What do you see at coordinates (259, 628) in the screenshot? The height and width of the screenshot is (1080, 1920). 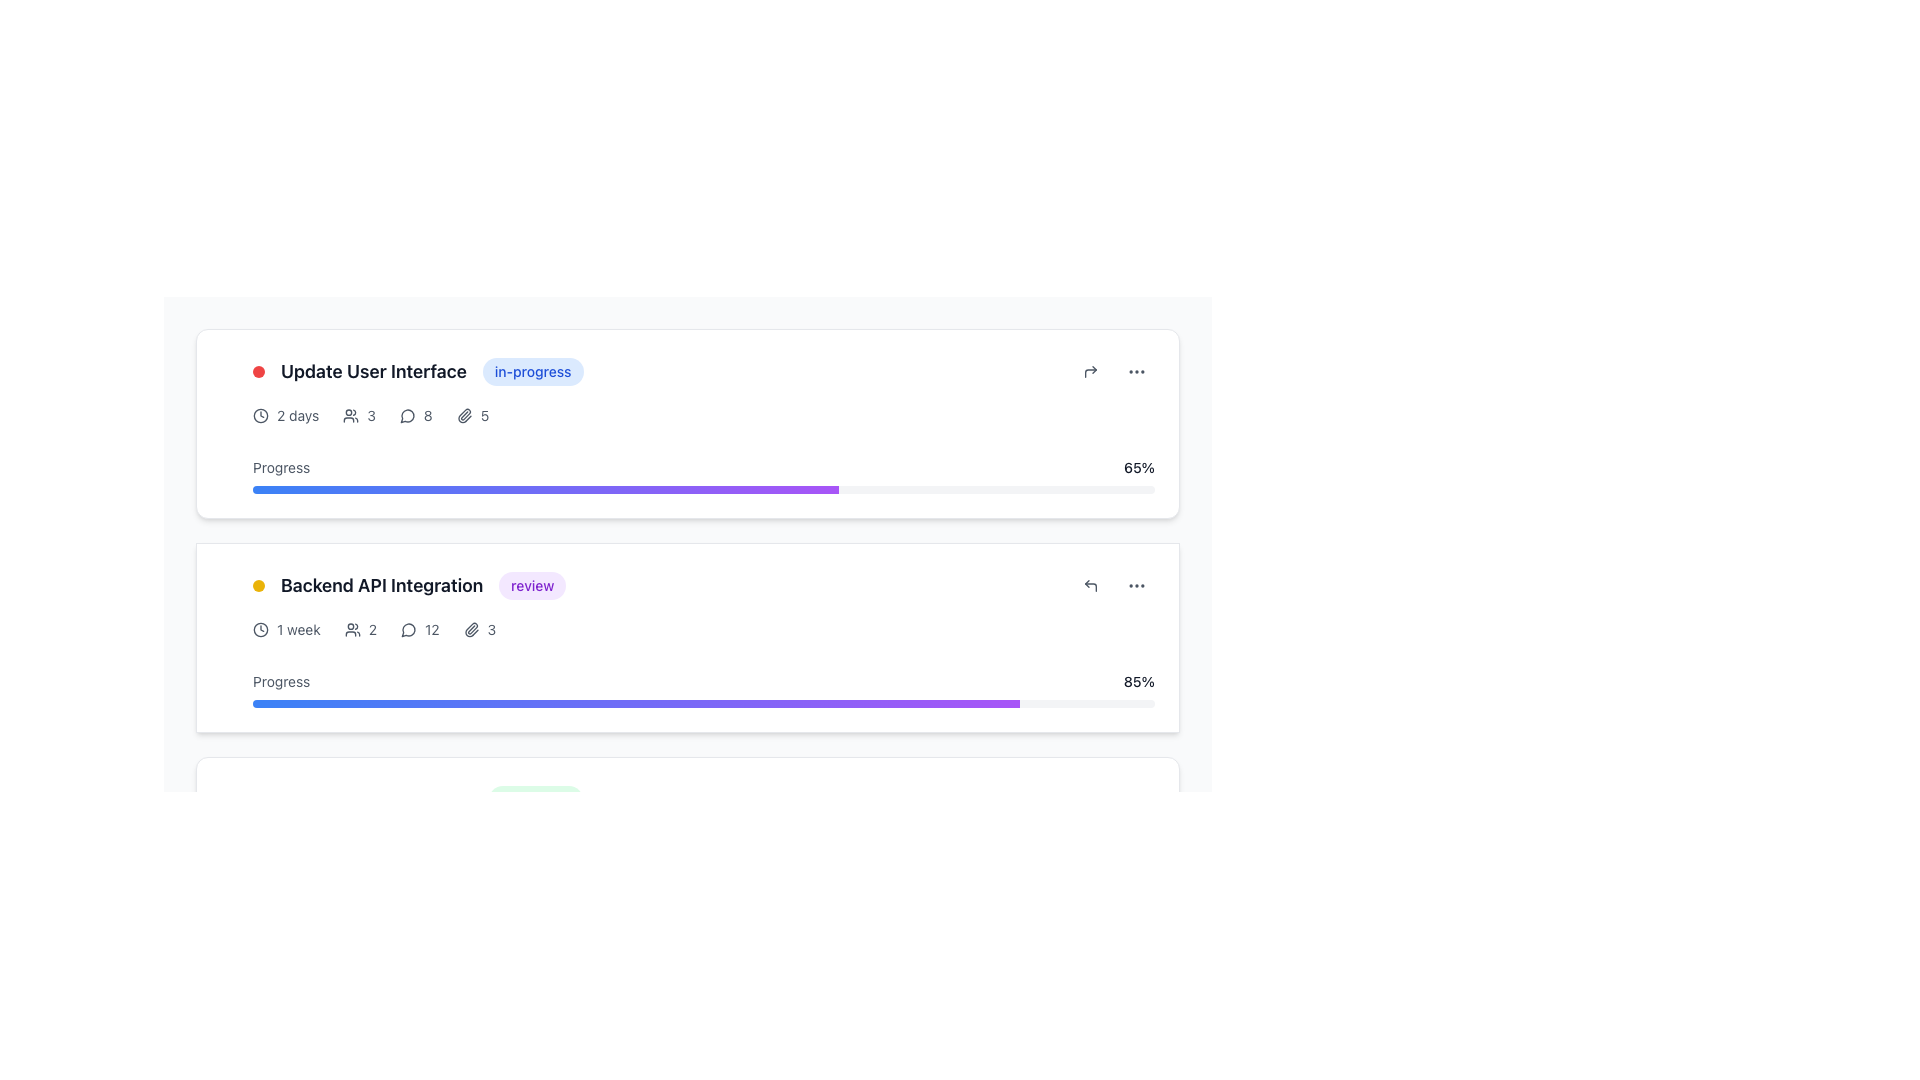 I see `the Clock icon located in the 'Backend API Integration' card, adjacent to the text '1 week', which is the first icon in a horizontal arrangement of icons and text showing task information` at bounding box center [259, 628].